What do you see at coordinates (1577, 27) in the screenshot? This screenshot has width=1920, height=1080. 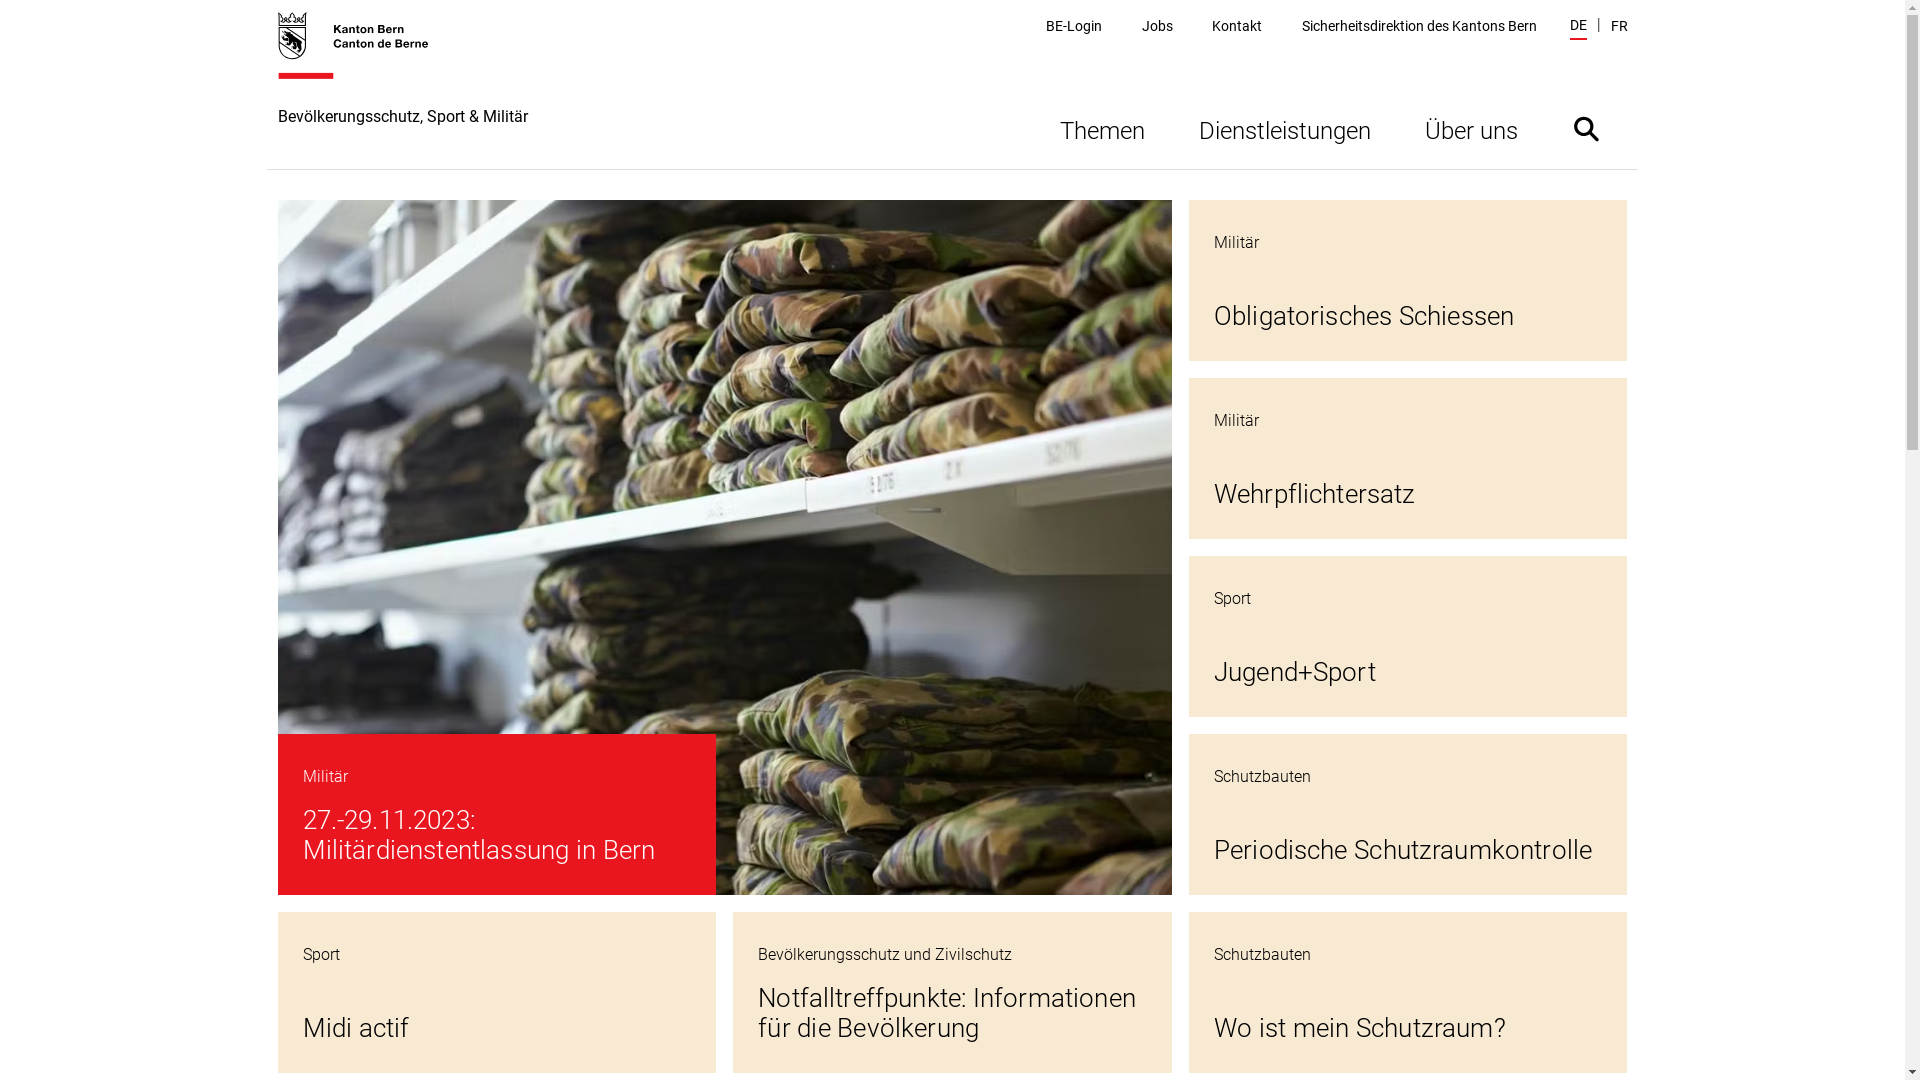 I see `'DE'` at bounding box center [1577, 27].